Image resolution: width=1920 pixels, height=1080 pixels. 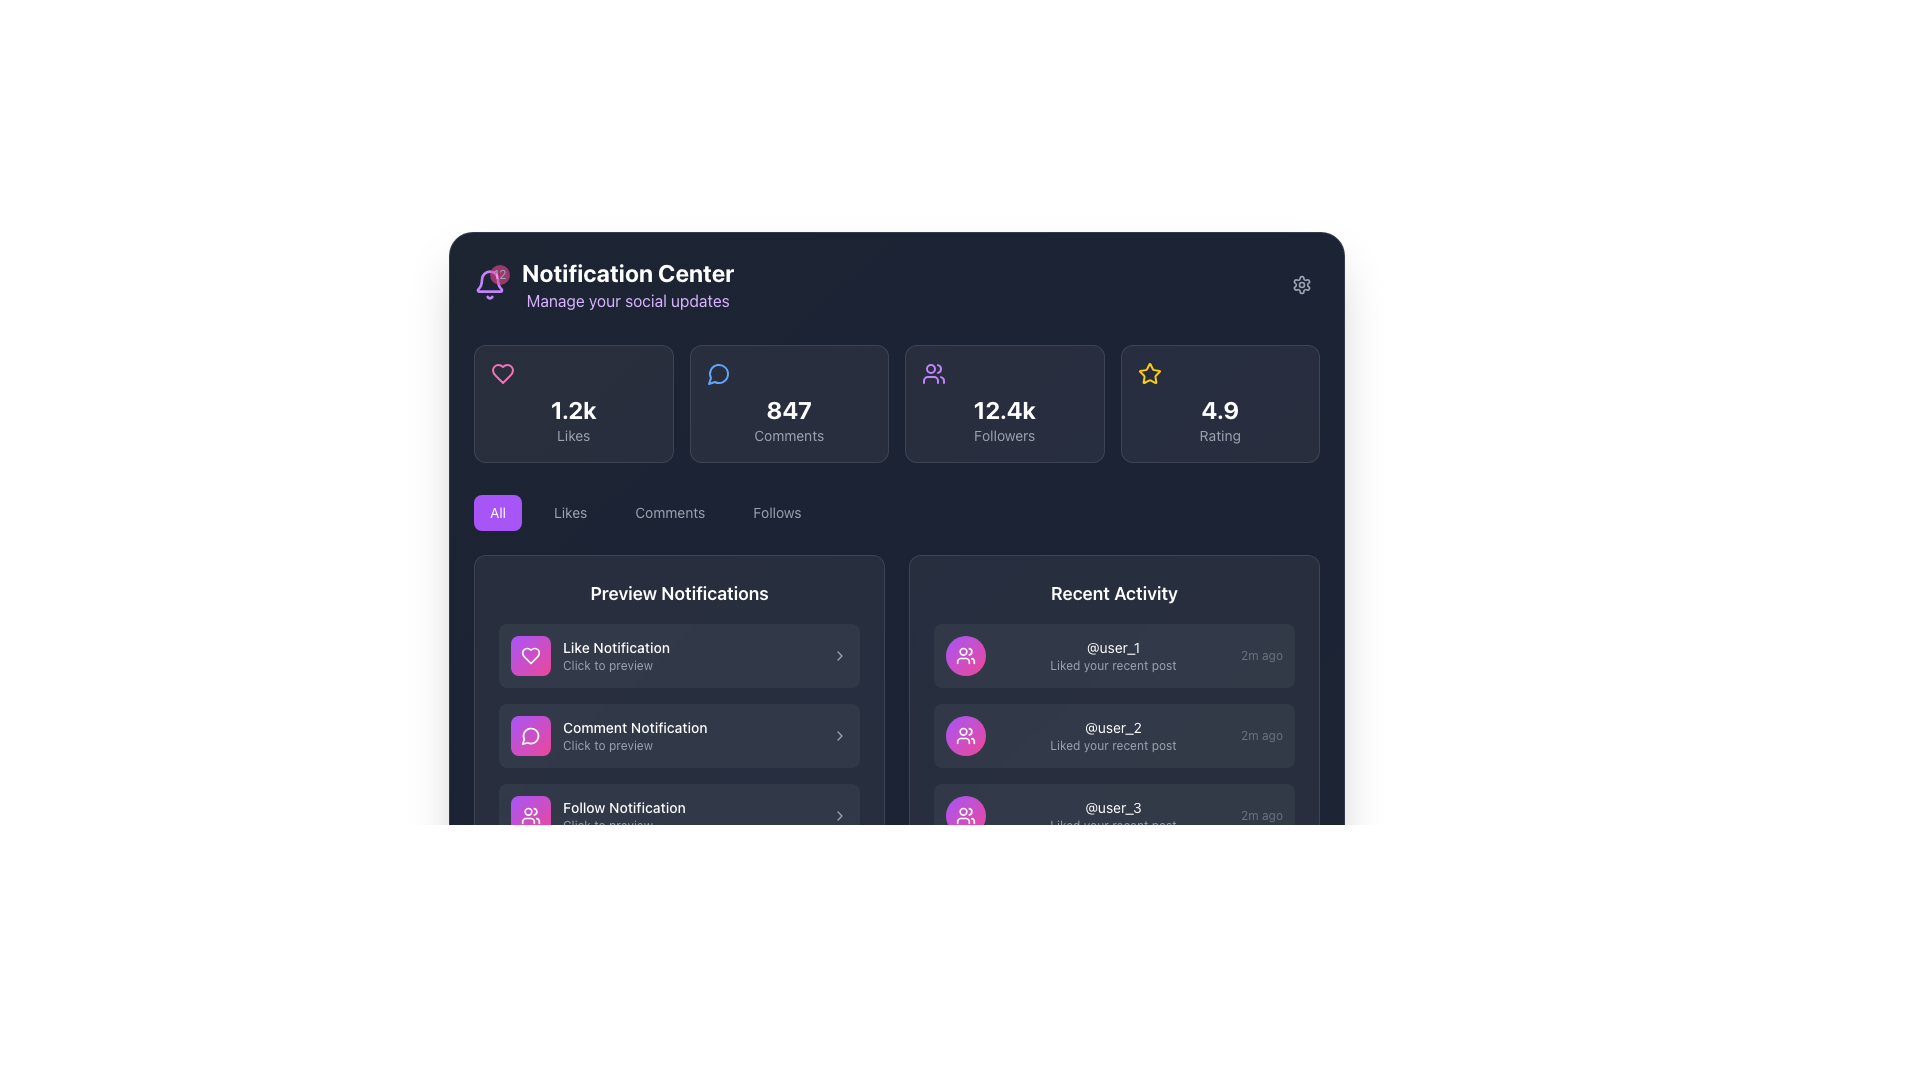 What do you see at coordinates (1301, 285) in the screenshot?
I see `the cogwheel icon located in the top-right corner of the interface` at bounding box center [1301, 285].